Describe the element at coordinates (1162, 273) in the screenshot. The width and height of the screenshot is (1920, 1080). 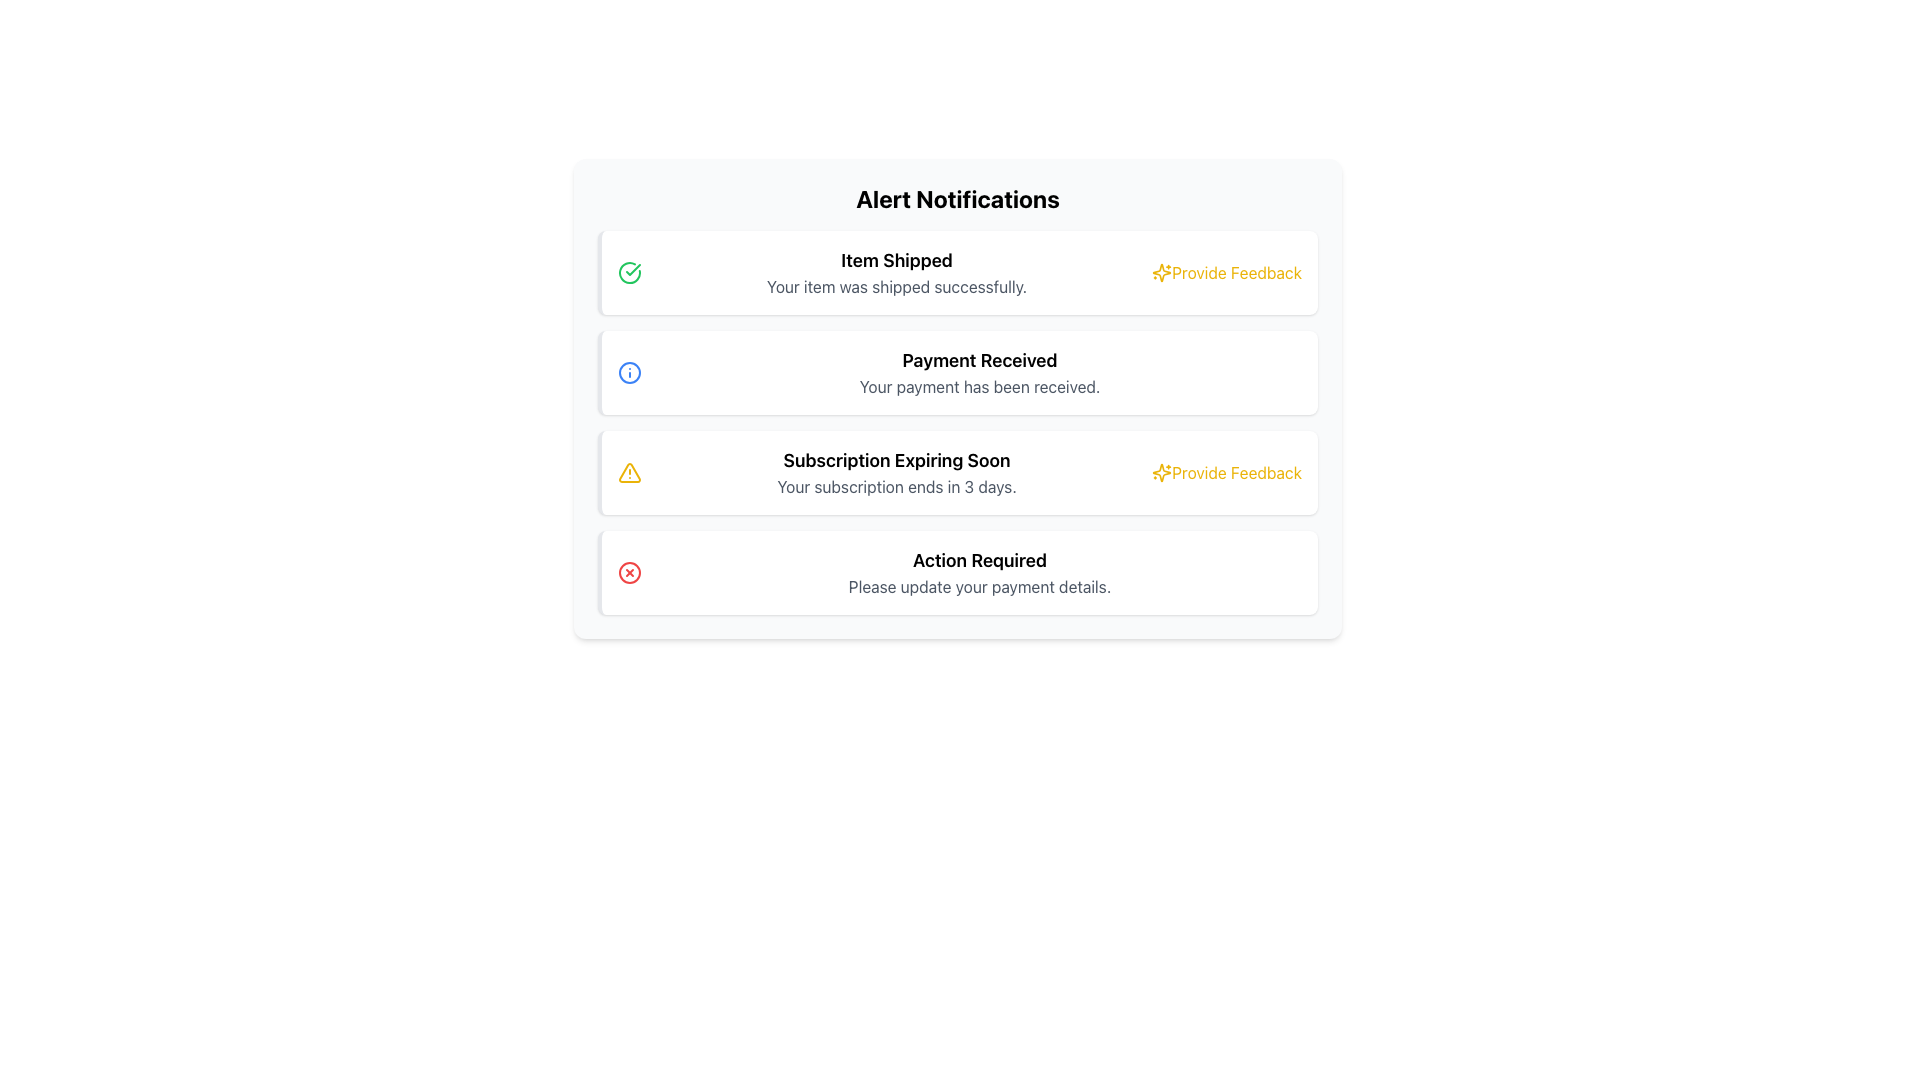
I see `the star-like icon with a golden-yellow outline located to the right of the 'Subscription Expiring Soon' alert entry in the 'Alert Notifications' panel` at that location.